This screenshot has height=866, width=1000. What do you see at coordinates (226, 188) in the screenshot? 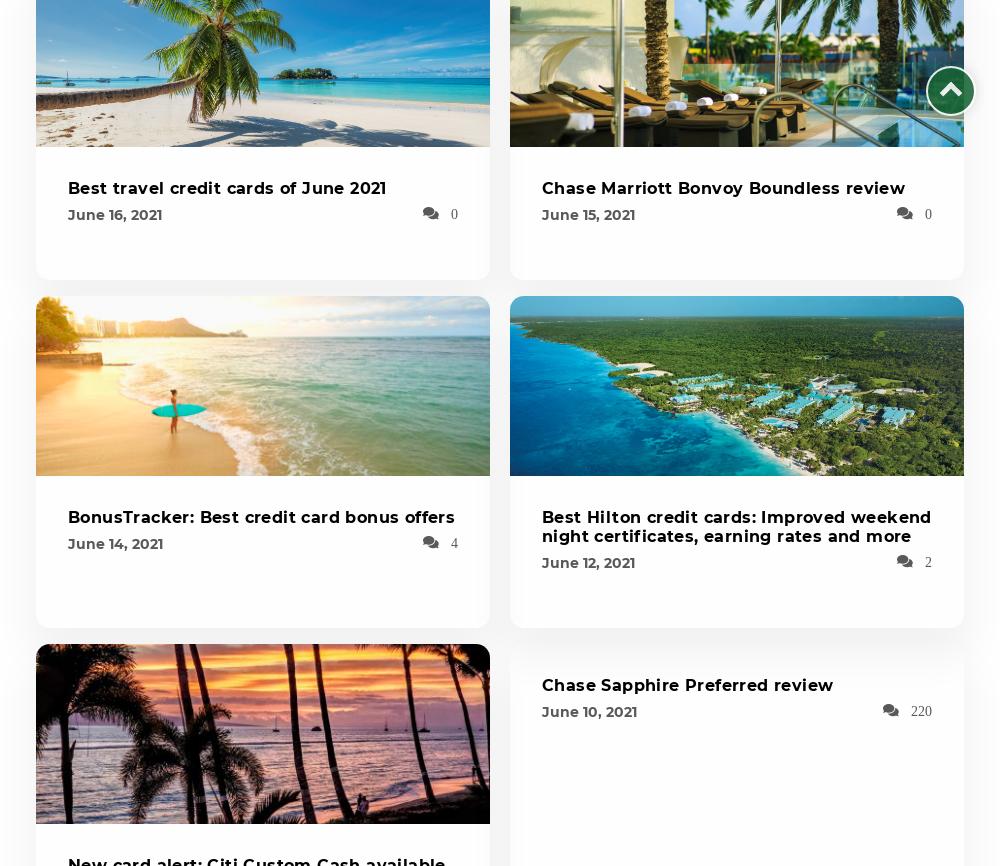
I see `'Best travel credit cards of June 2021'` at bounding box center [226, 188].